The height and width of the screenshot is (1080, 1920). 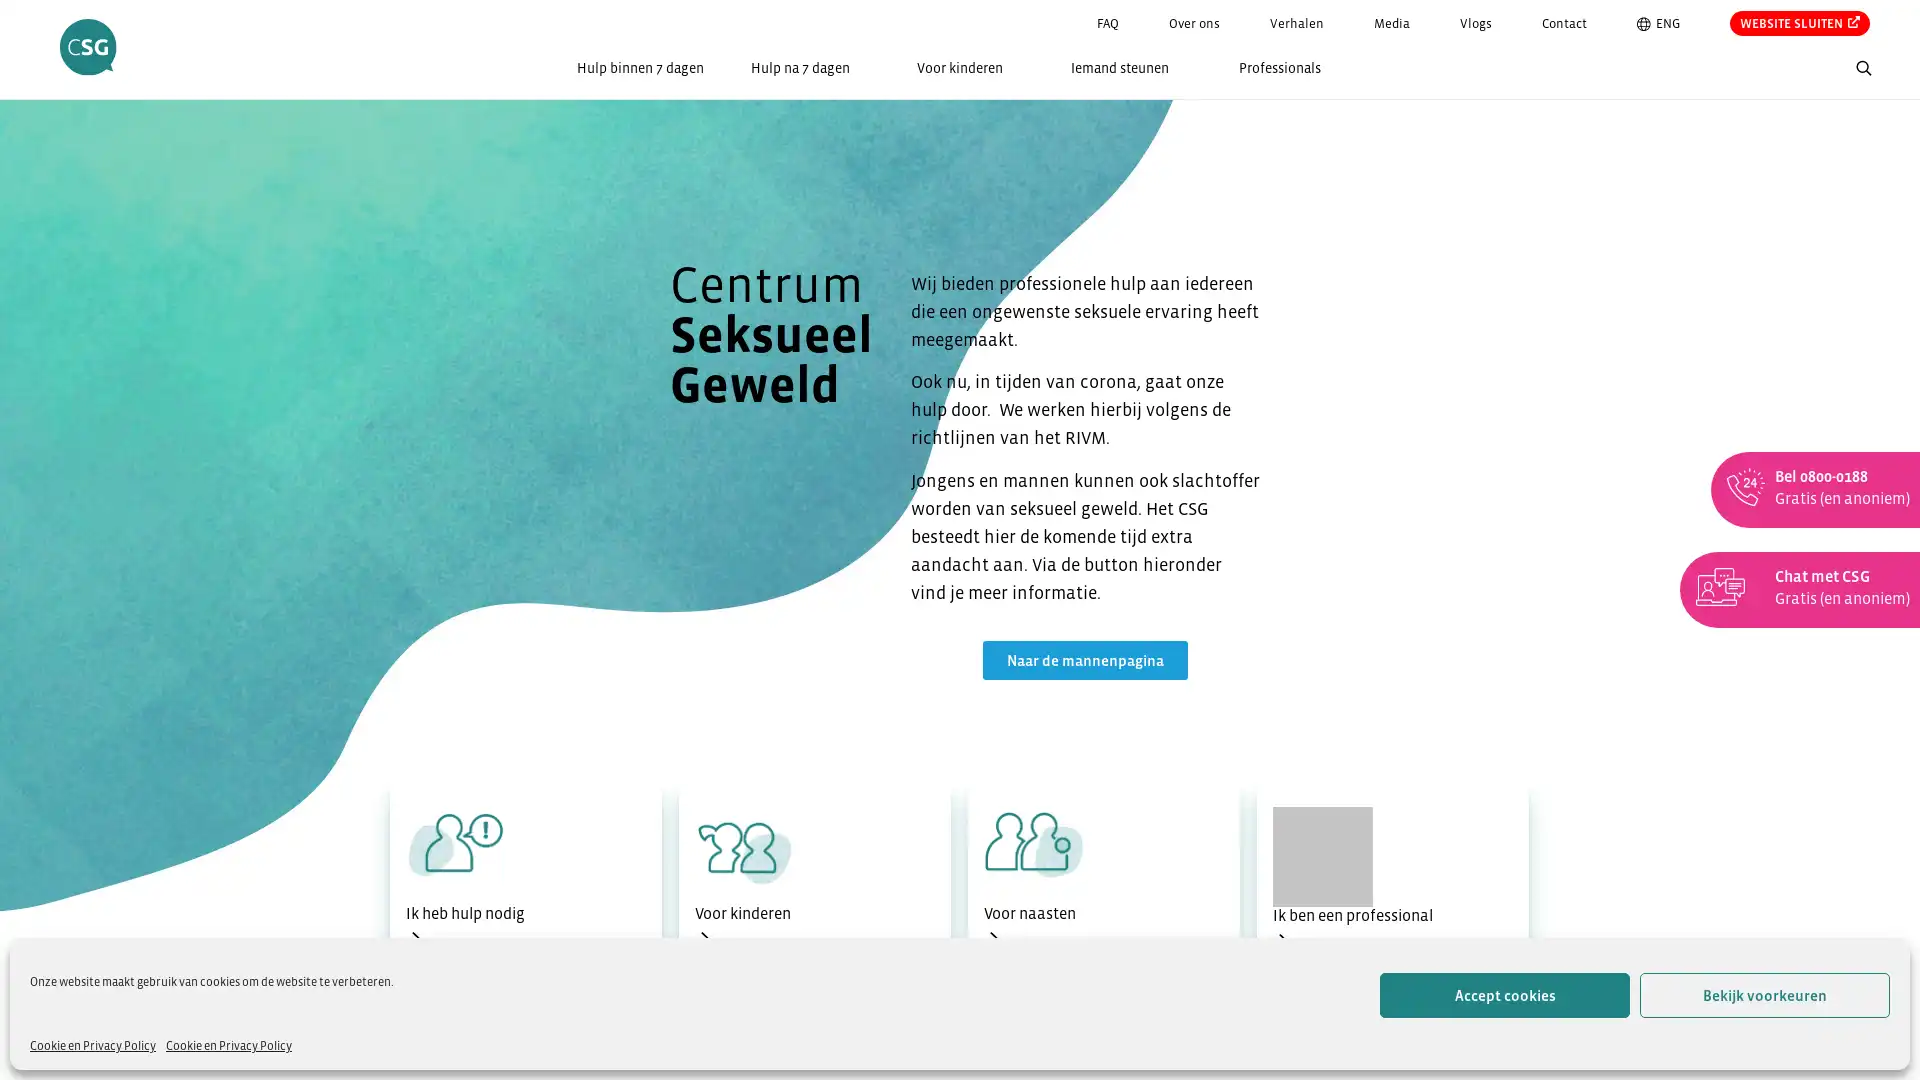 What do you see at coordinates (1765, 995) in the screenshot?
I see `Bekijk voorkeuren` at bounding box center [1765, 995].